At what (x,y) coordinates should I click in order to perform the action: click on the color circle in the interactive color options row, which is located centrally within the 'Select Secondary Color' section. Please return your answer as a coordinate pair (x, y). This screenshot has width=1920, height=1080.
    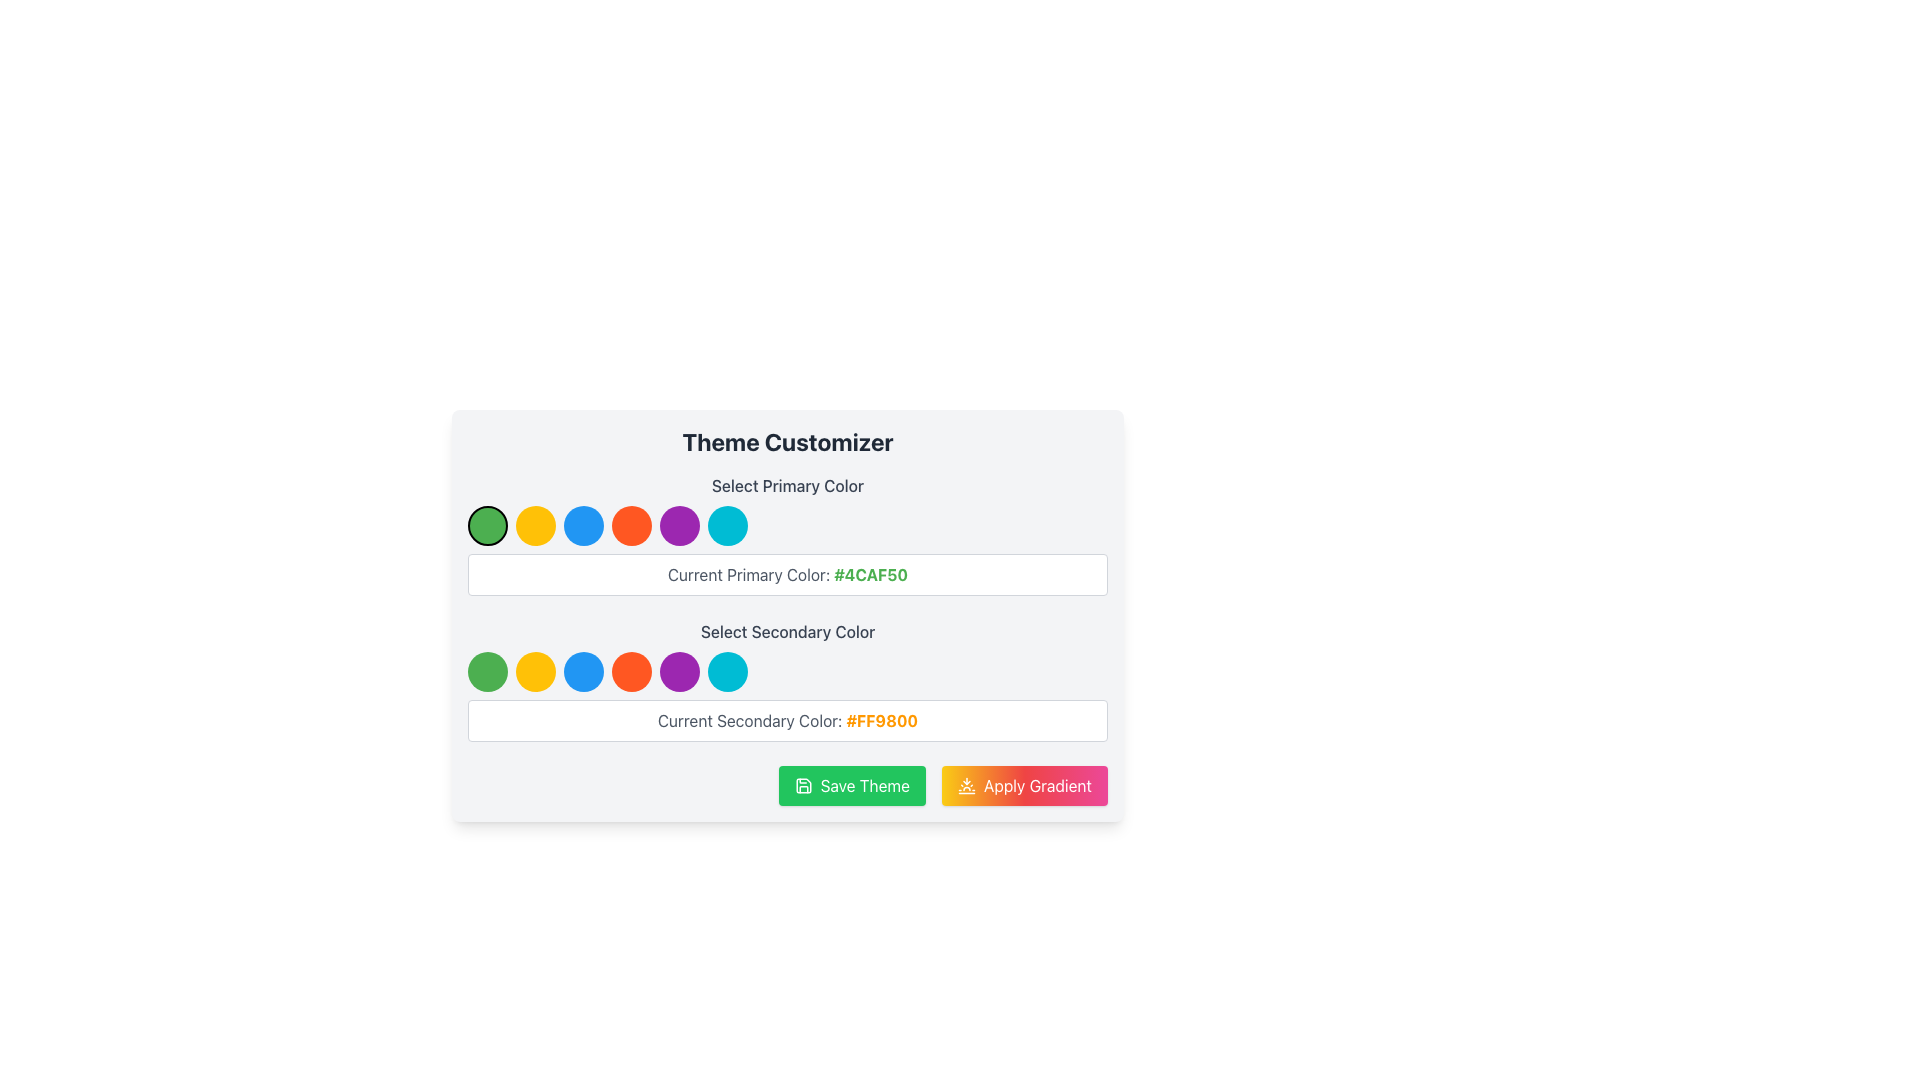
    Looking at the image, I should click on (786, 671).